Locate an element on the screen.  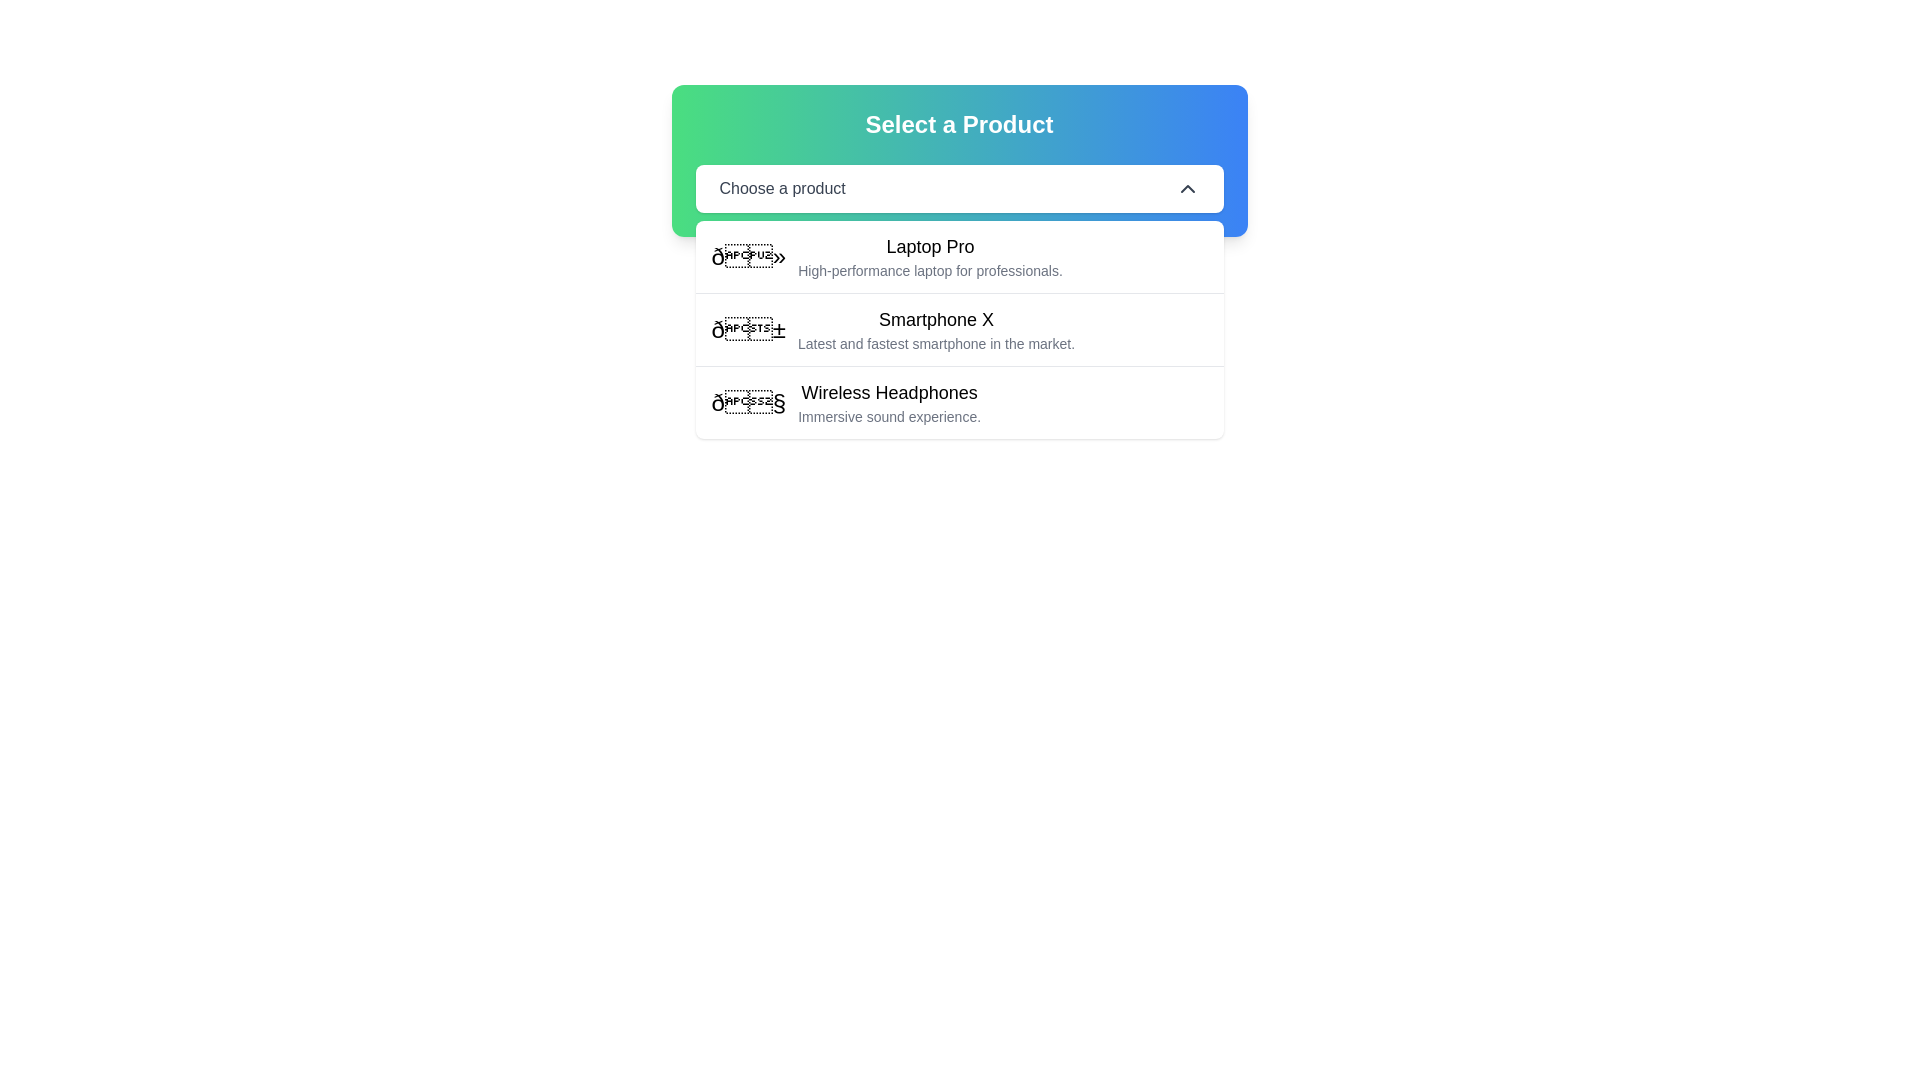
the 'Wireless Headphones' menu item in the dropdown list of the 'Select a Product' interface is located at coordinates (846, 402).